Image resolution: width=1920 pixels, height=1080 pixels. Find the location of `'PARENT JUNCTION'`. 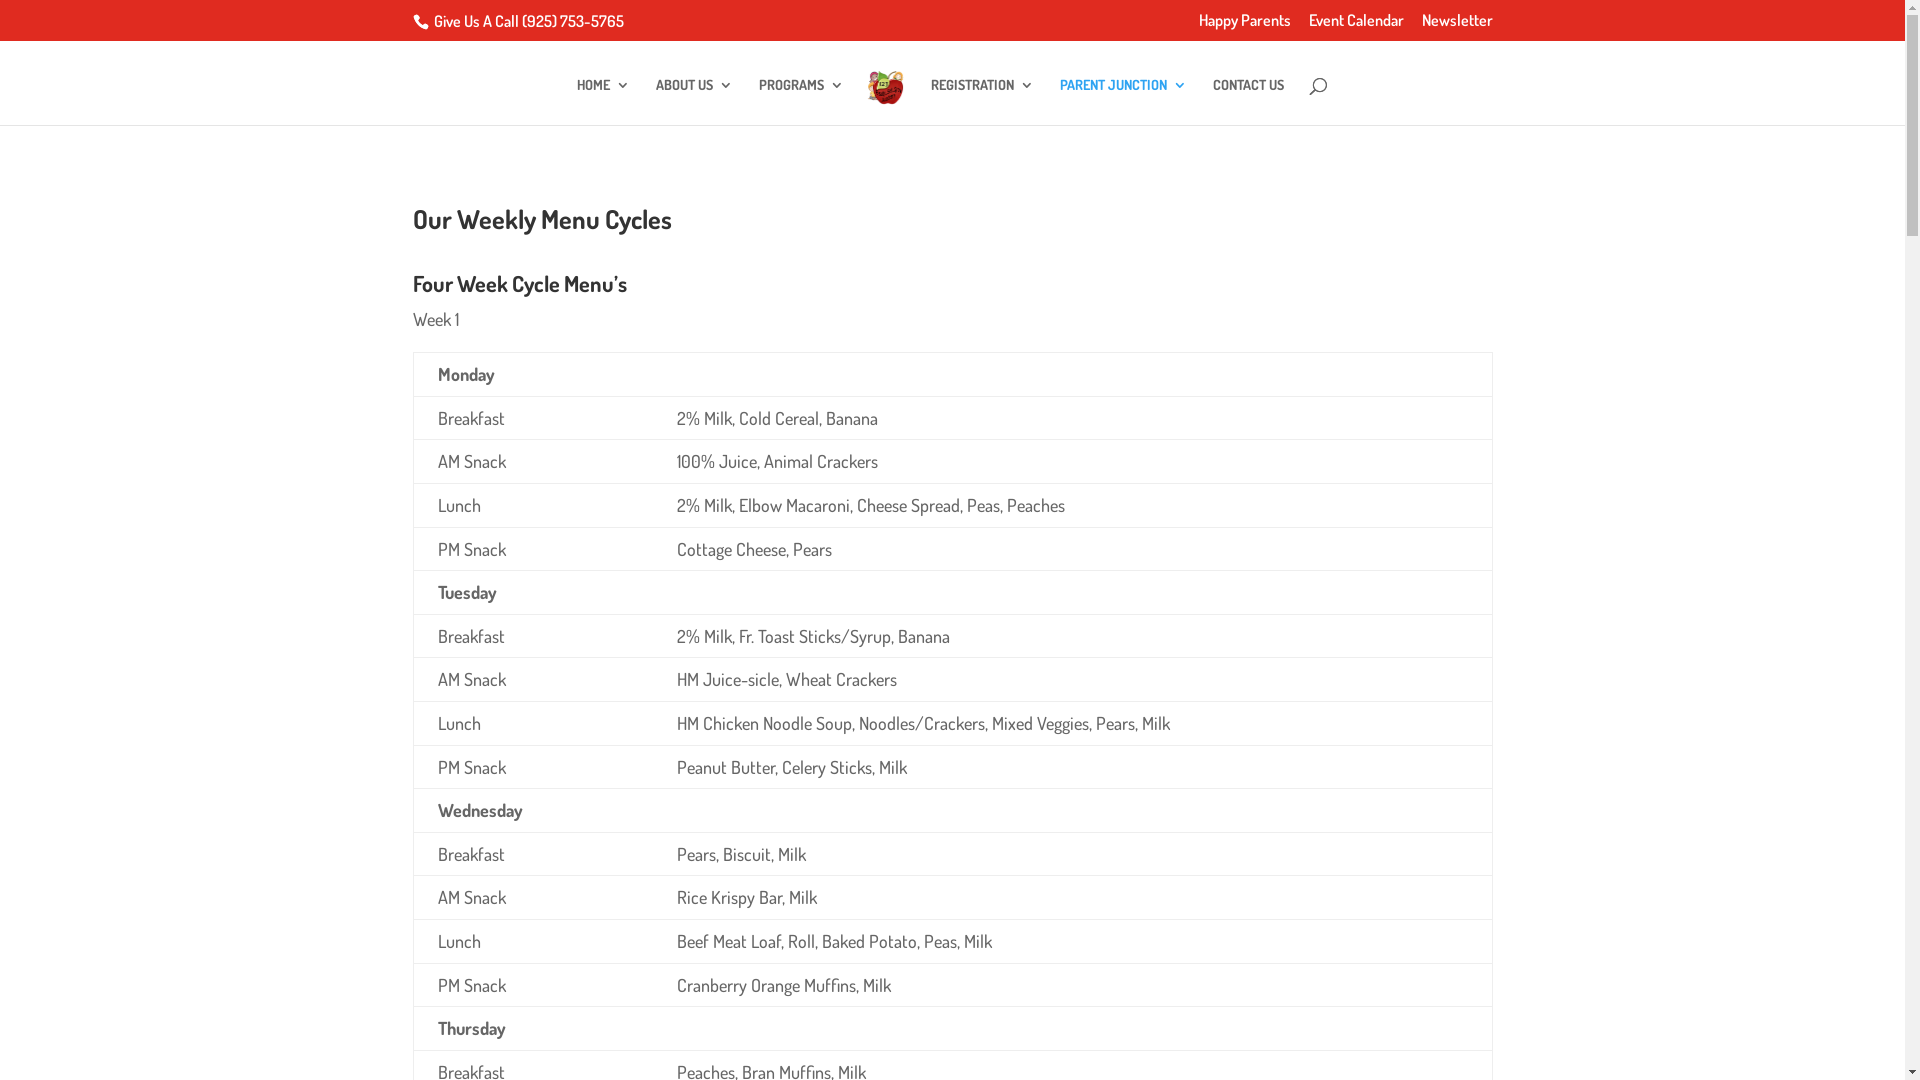

'PARENT JUNCTION' is located at coordinates (1123, 101).